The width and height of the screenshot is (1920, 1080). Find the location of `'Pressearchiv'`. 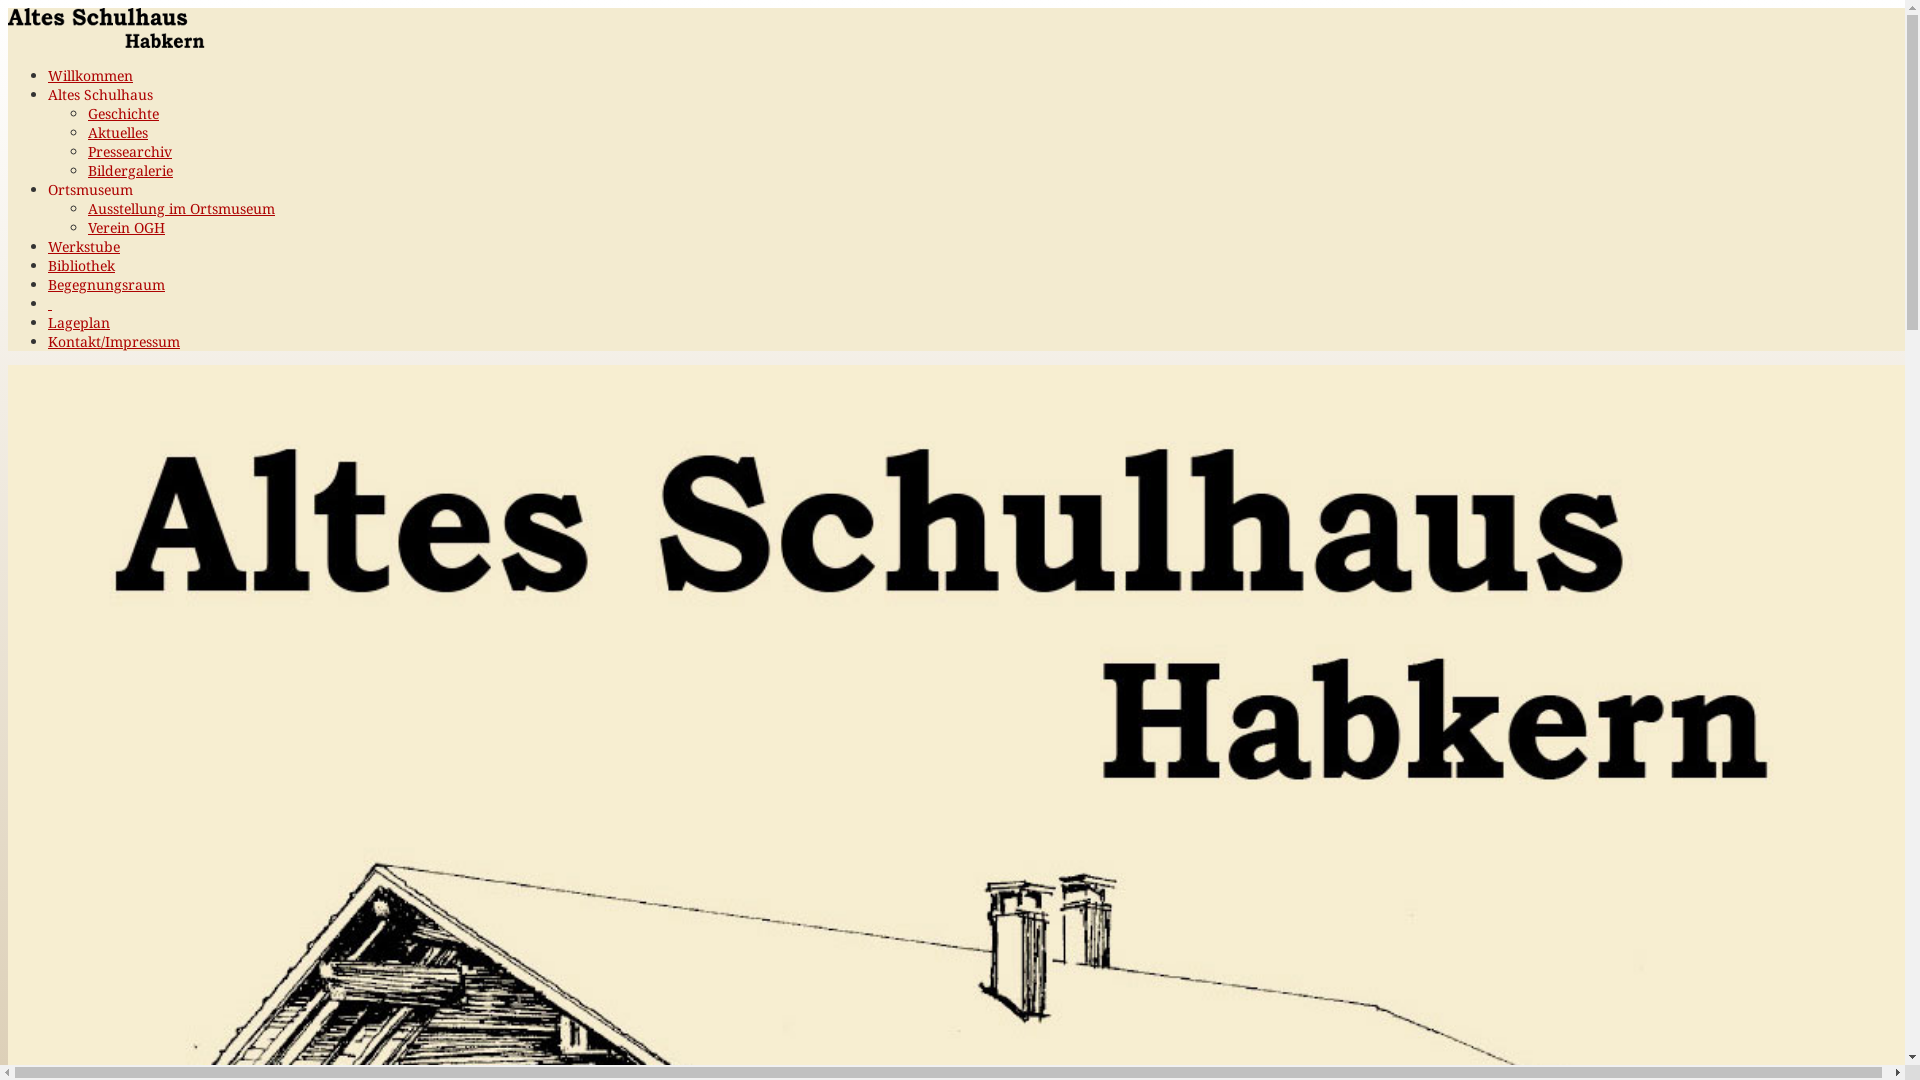

'Pressearchiv' is located at coordinates (128, 150).